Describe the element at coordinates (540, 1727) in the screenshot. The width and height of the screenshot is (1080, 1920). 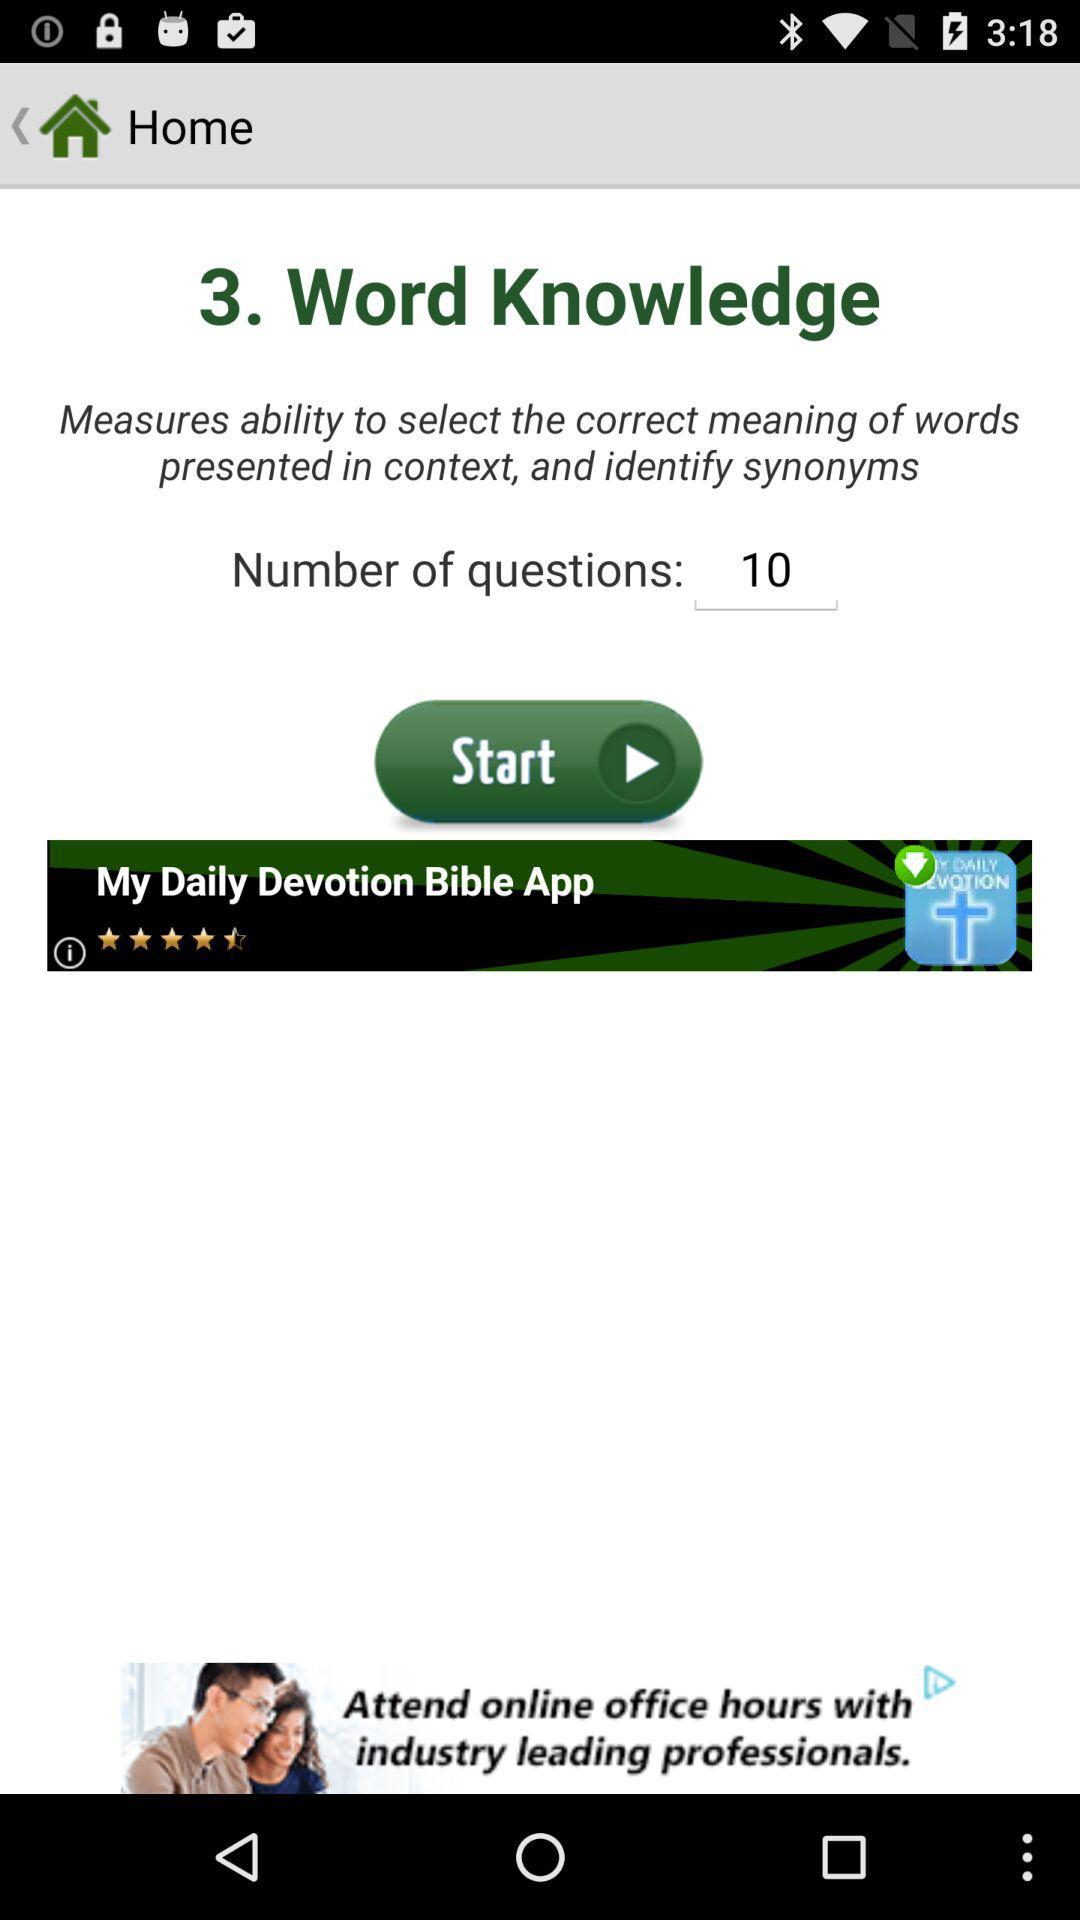
I see `banner advertisements` at that location.